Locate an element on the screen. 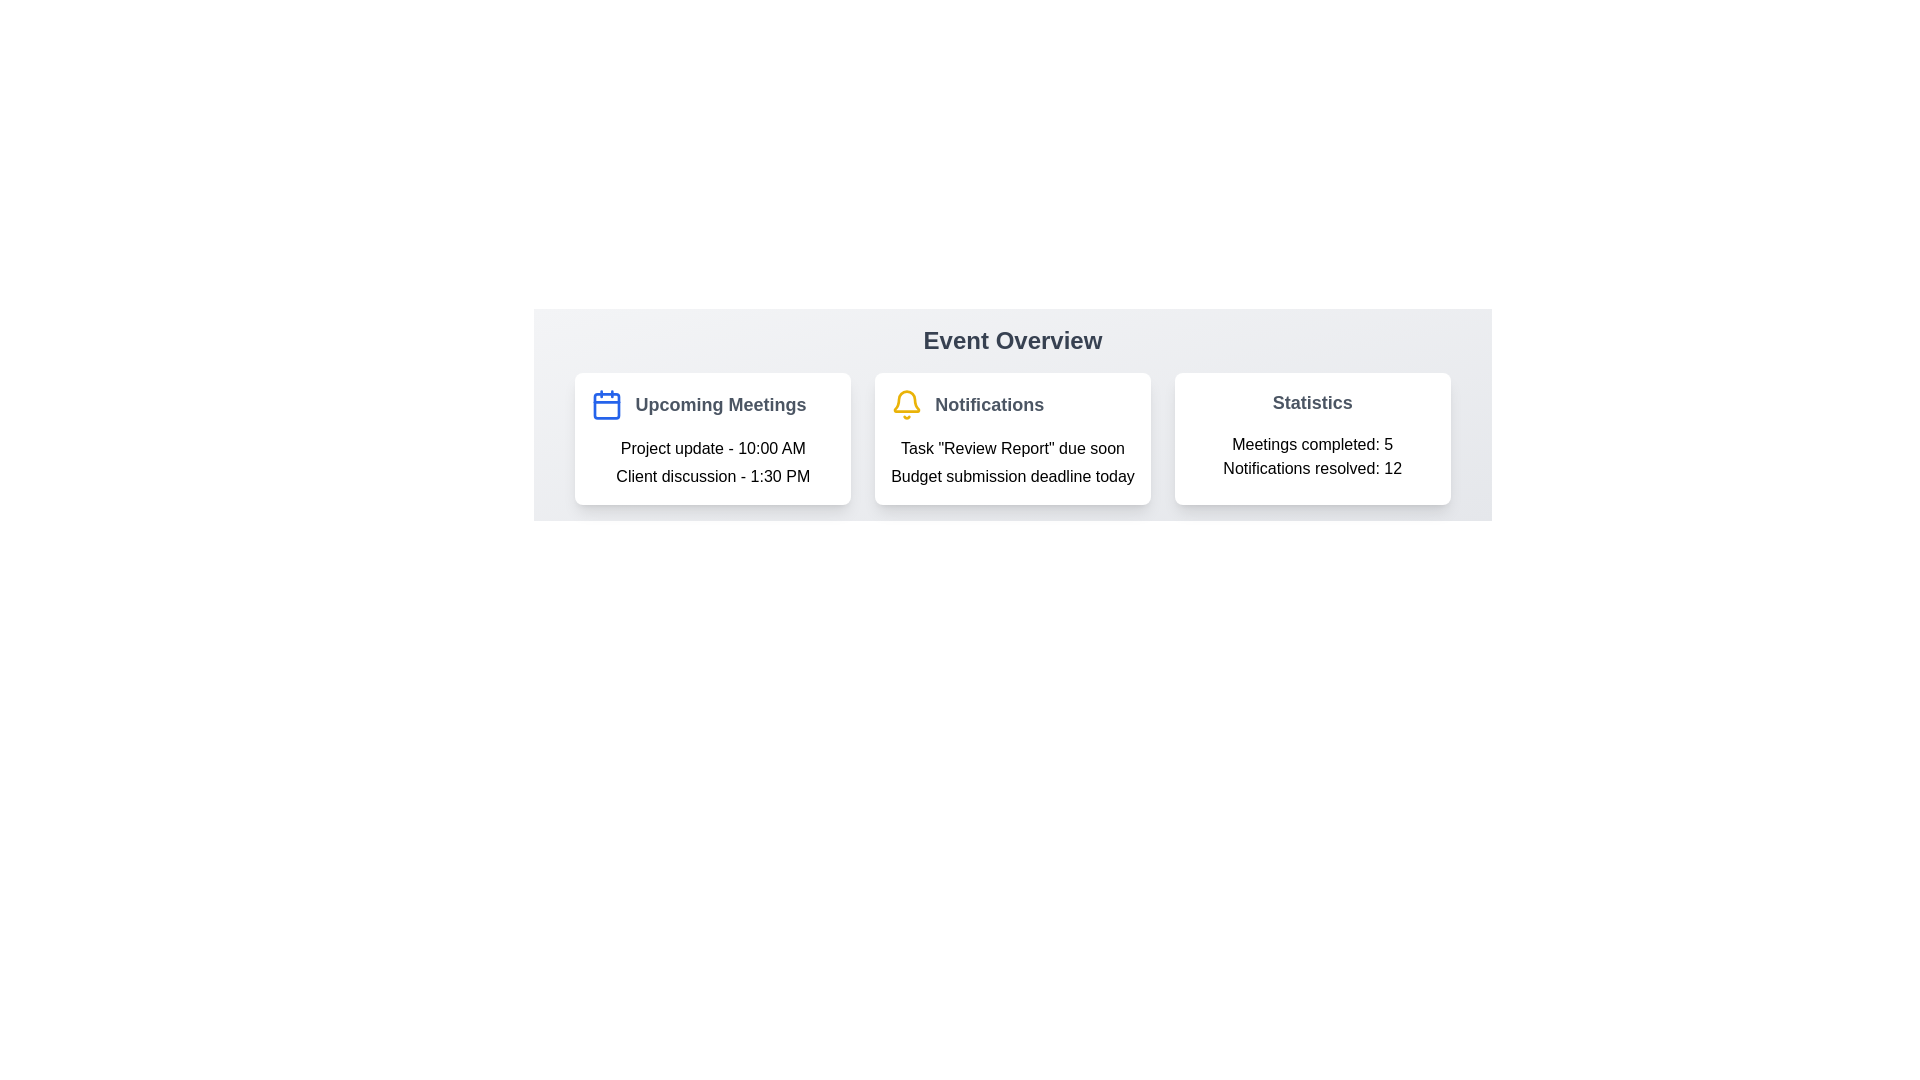 This screenshot has height=1080, width=1920. the Information card that contains a yellow bell icon and the text 'Notifications', positioned centrally in the three-column grid layout is located at coordinates (1012, 438).